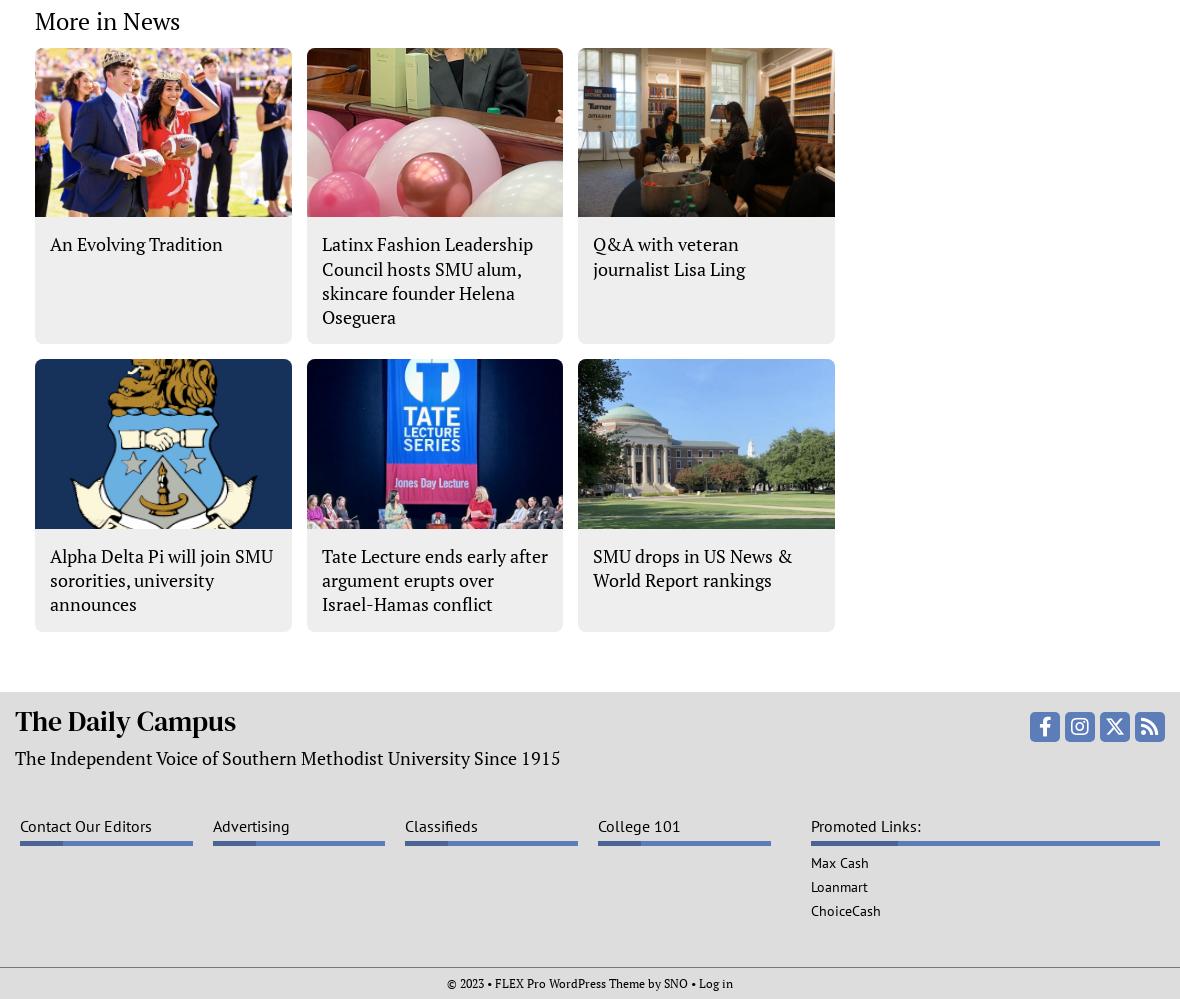 This screenshot has width=1180, height=999. I want to click on 'by', so click(653, 981).